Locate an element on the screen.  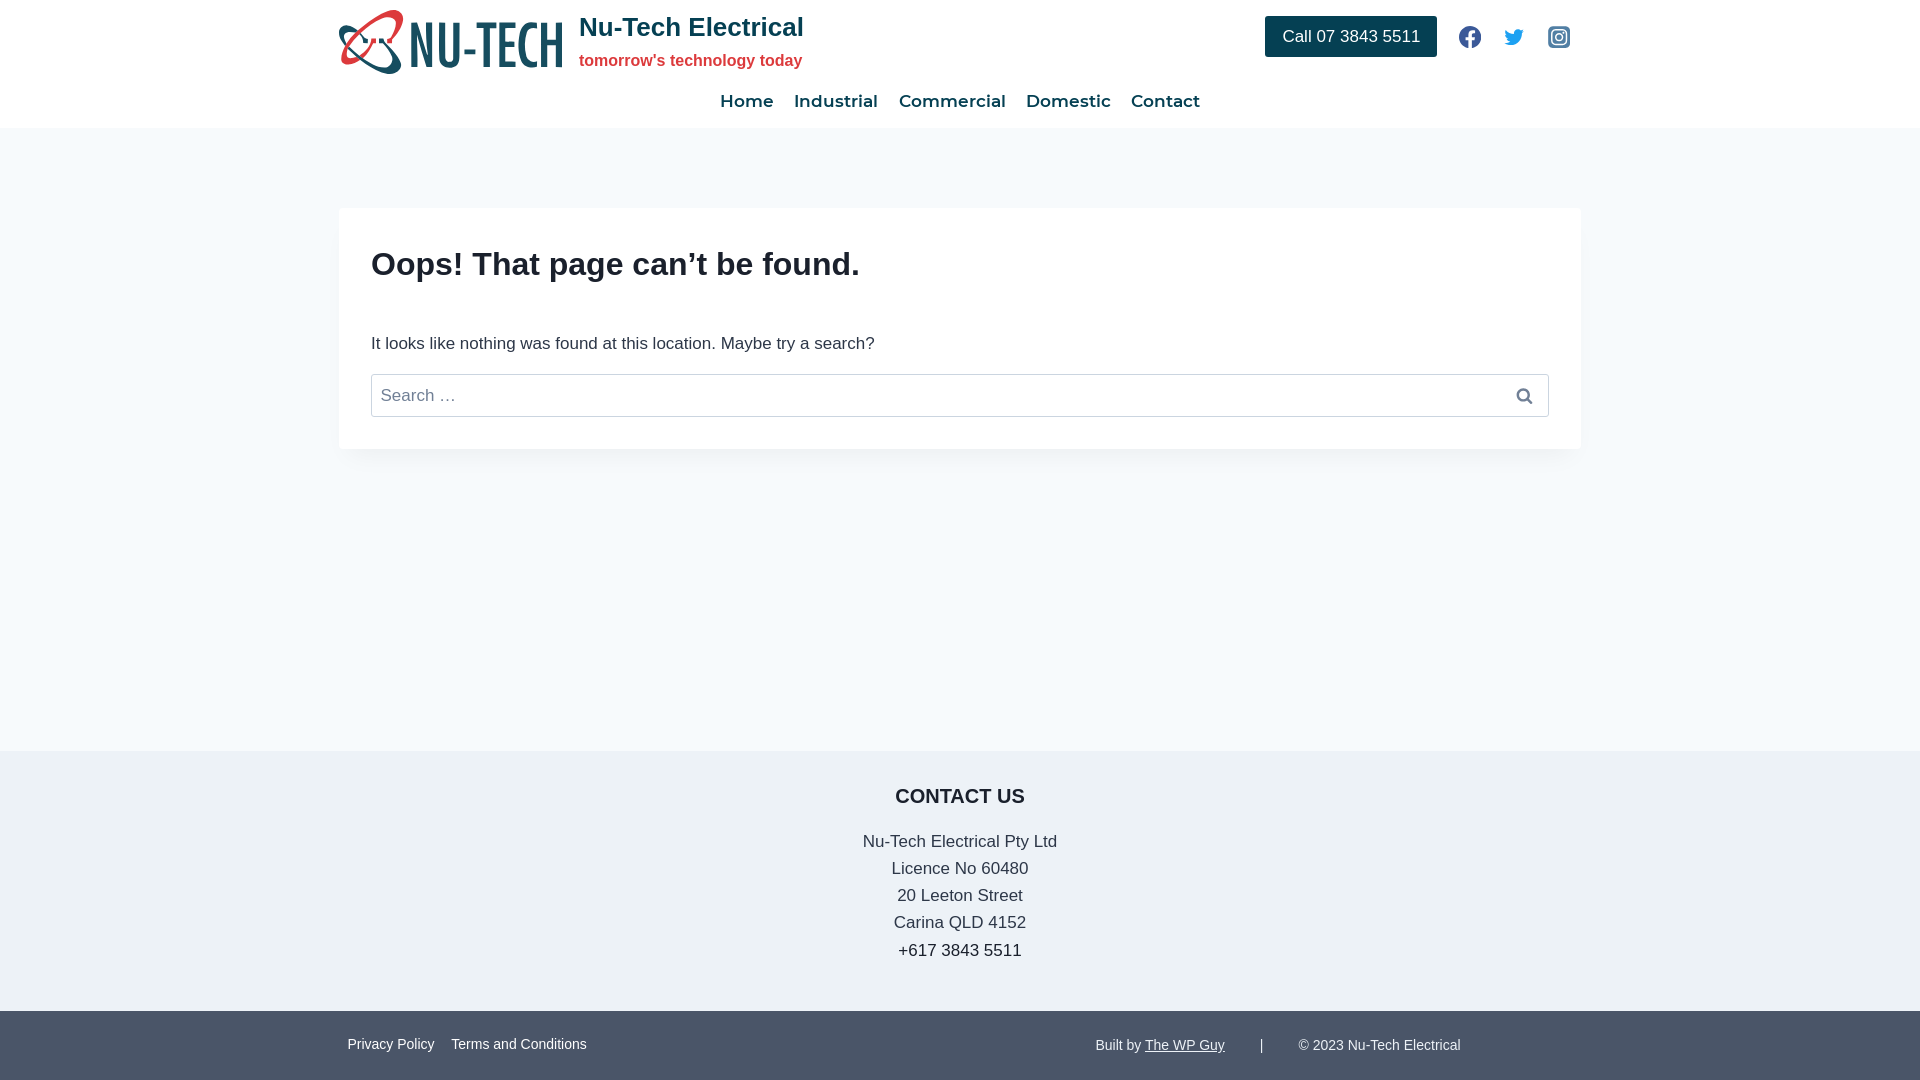
'Industrial' is located at coordinates (835, 100).